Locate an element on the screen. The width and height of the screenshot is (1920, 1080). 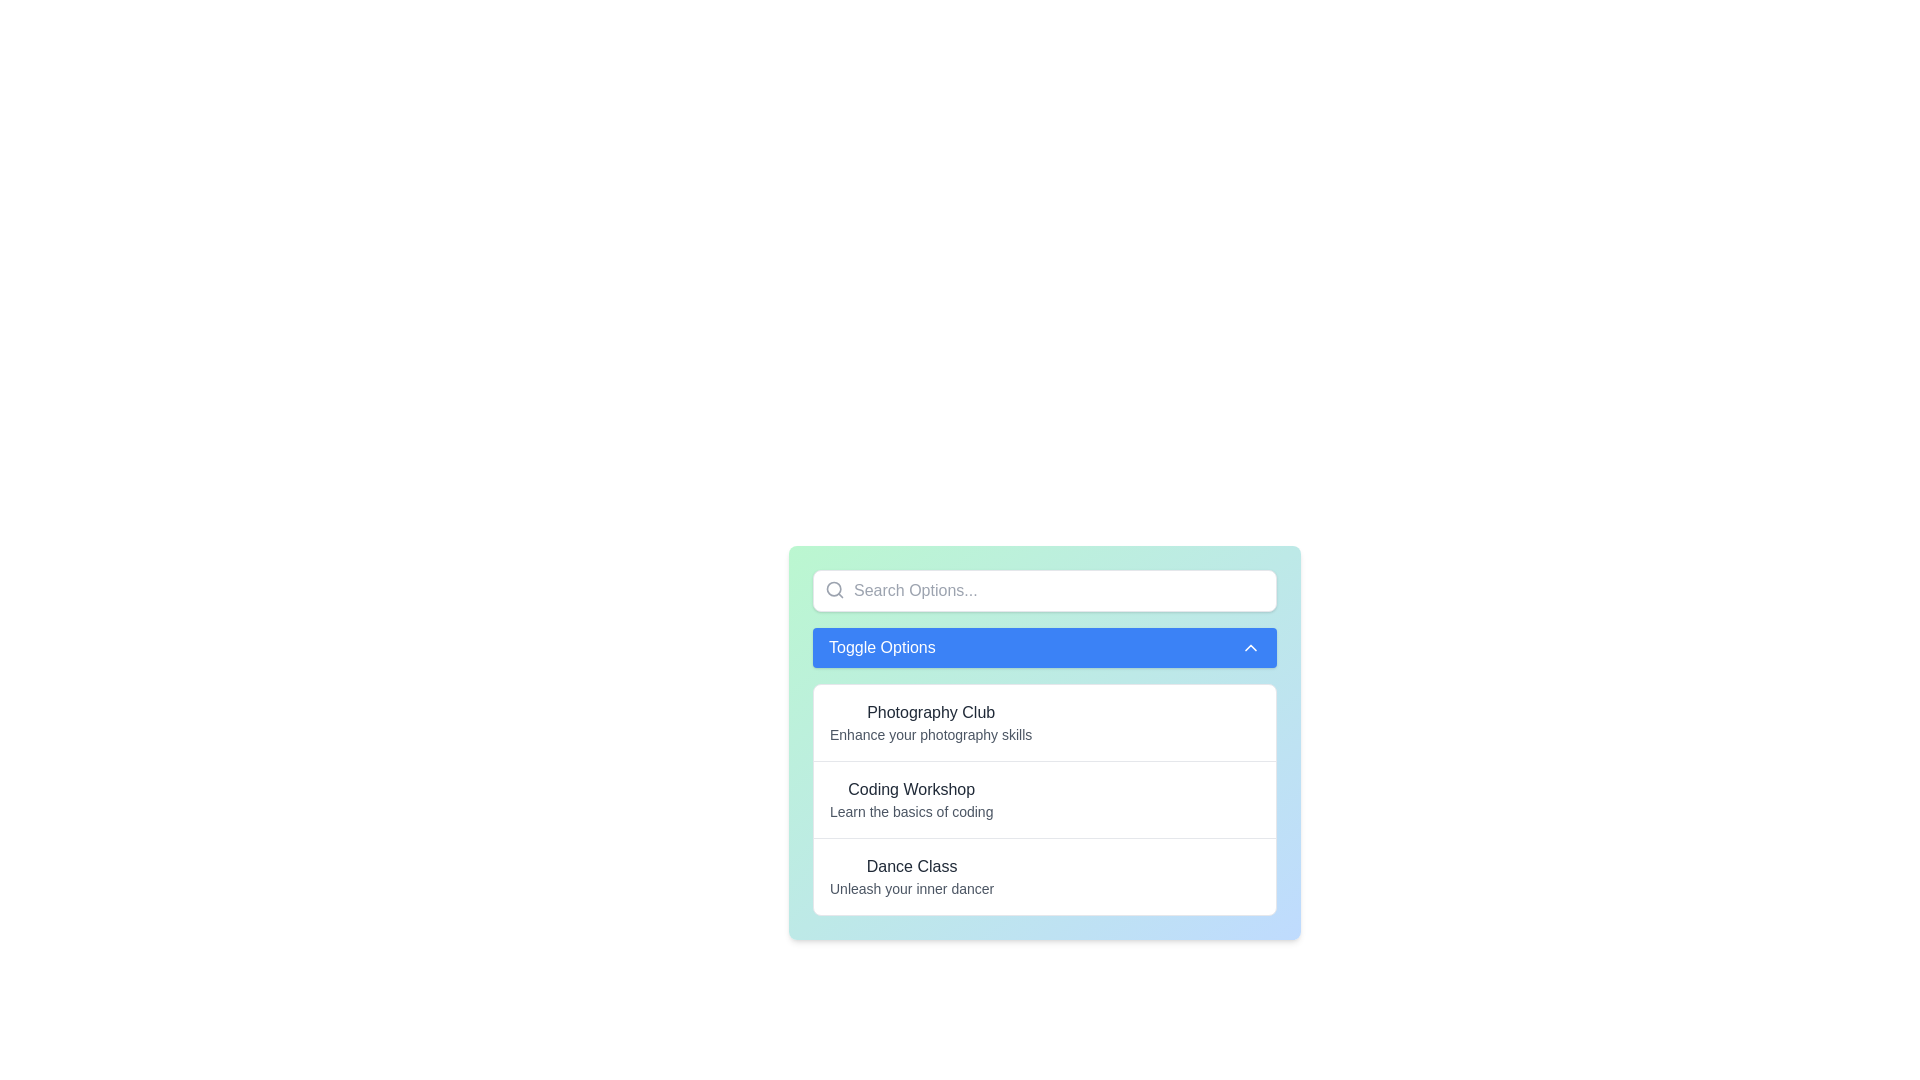
the third selectable list item labeled 'Dance Class' is located at coordinates (1044, 874).